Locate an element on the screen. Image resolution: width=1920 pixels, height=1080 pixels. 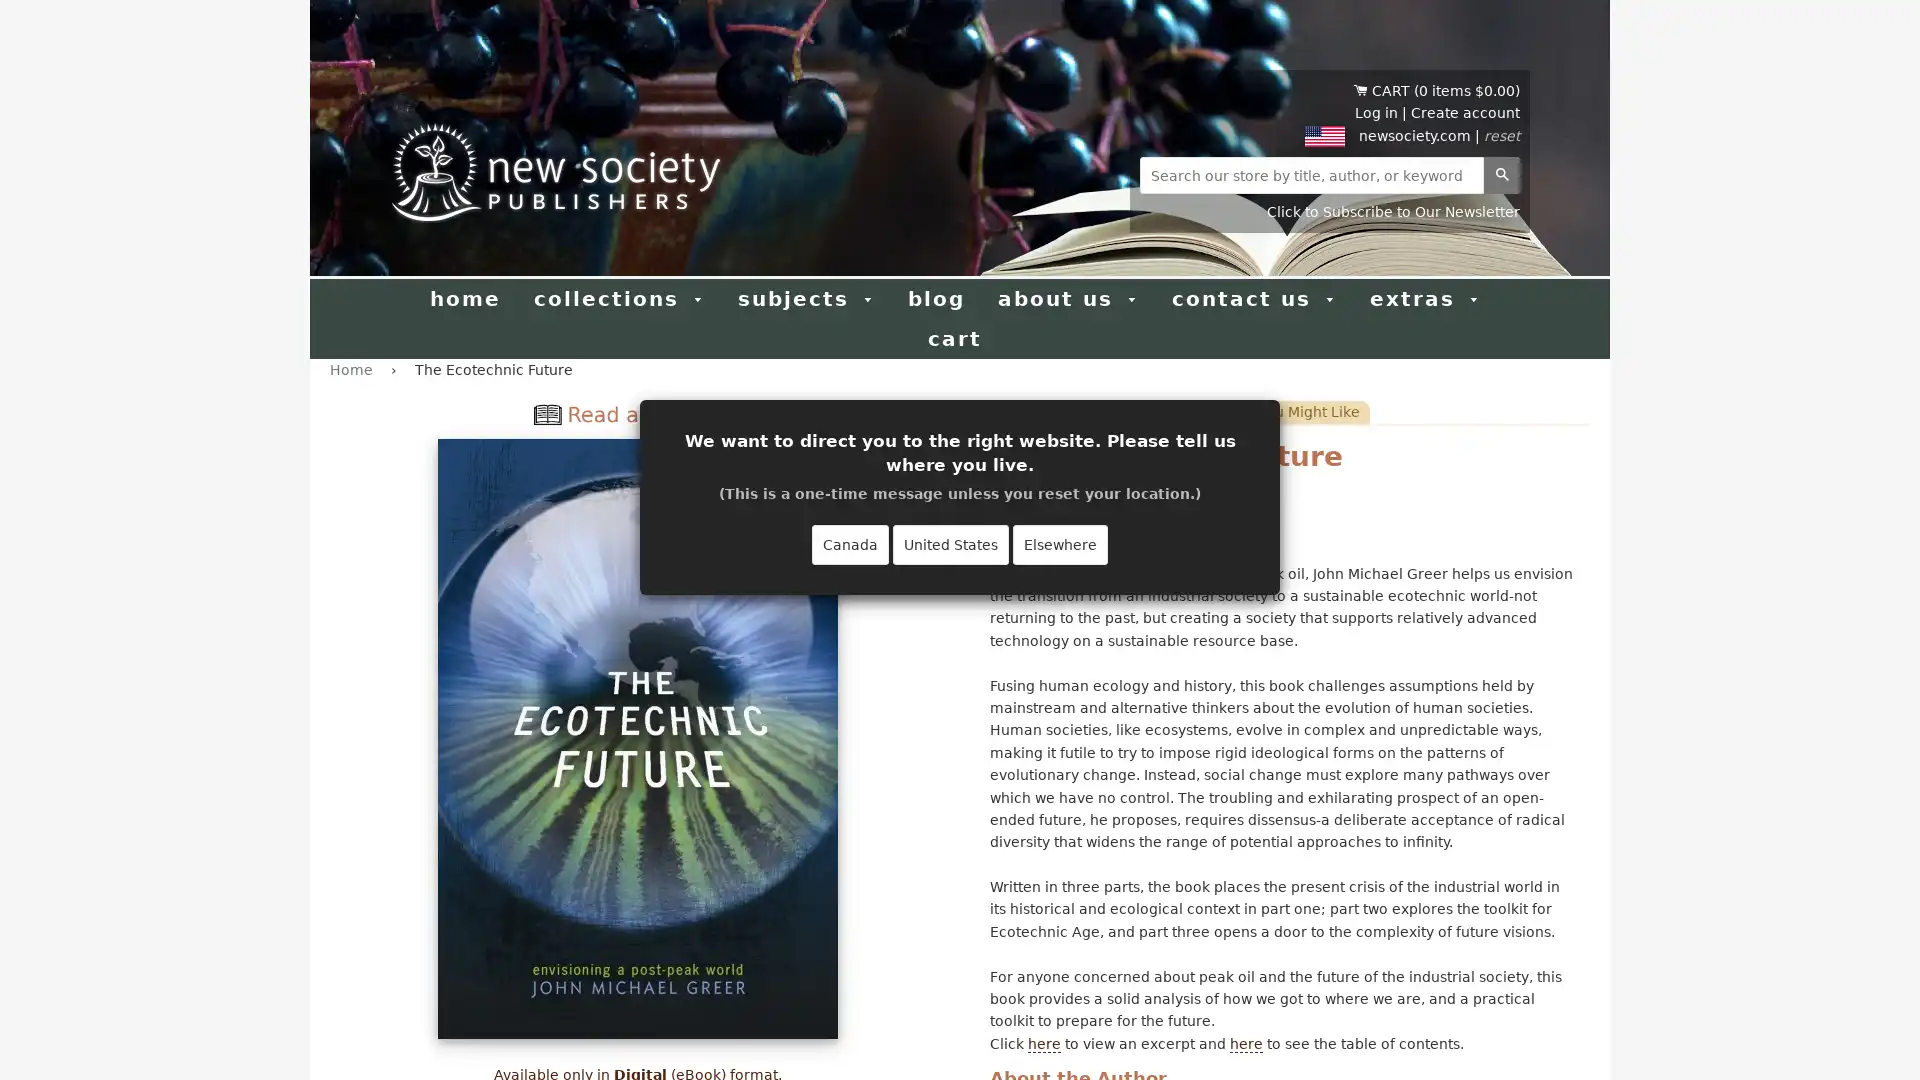
Elsewhere is located at coordinates (1059, 544).